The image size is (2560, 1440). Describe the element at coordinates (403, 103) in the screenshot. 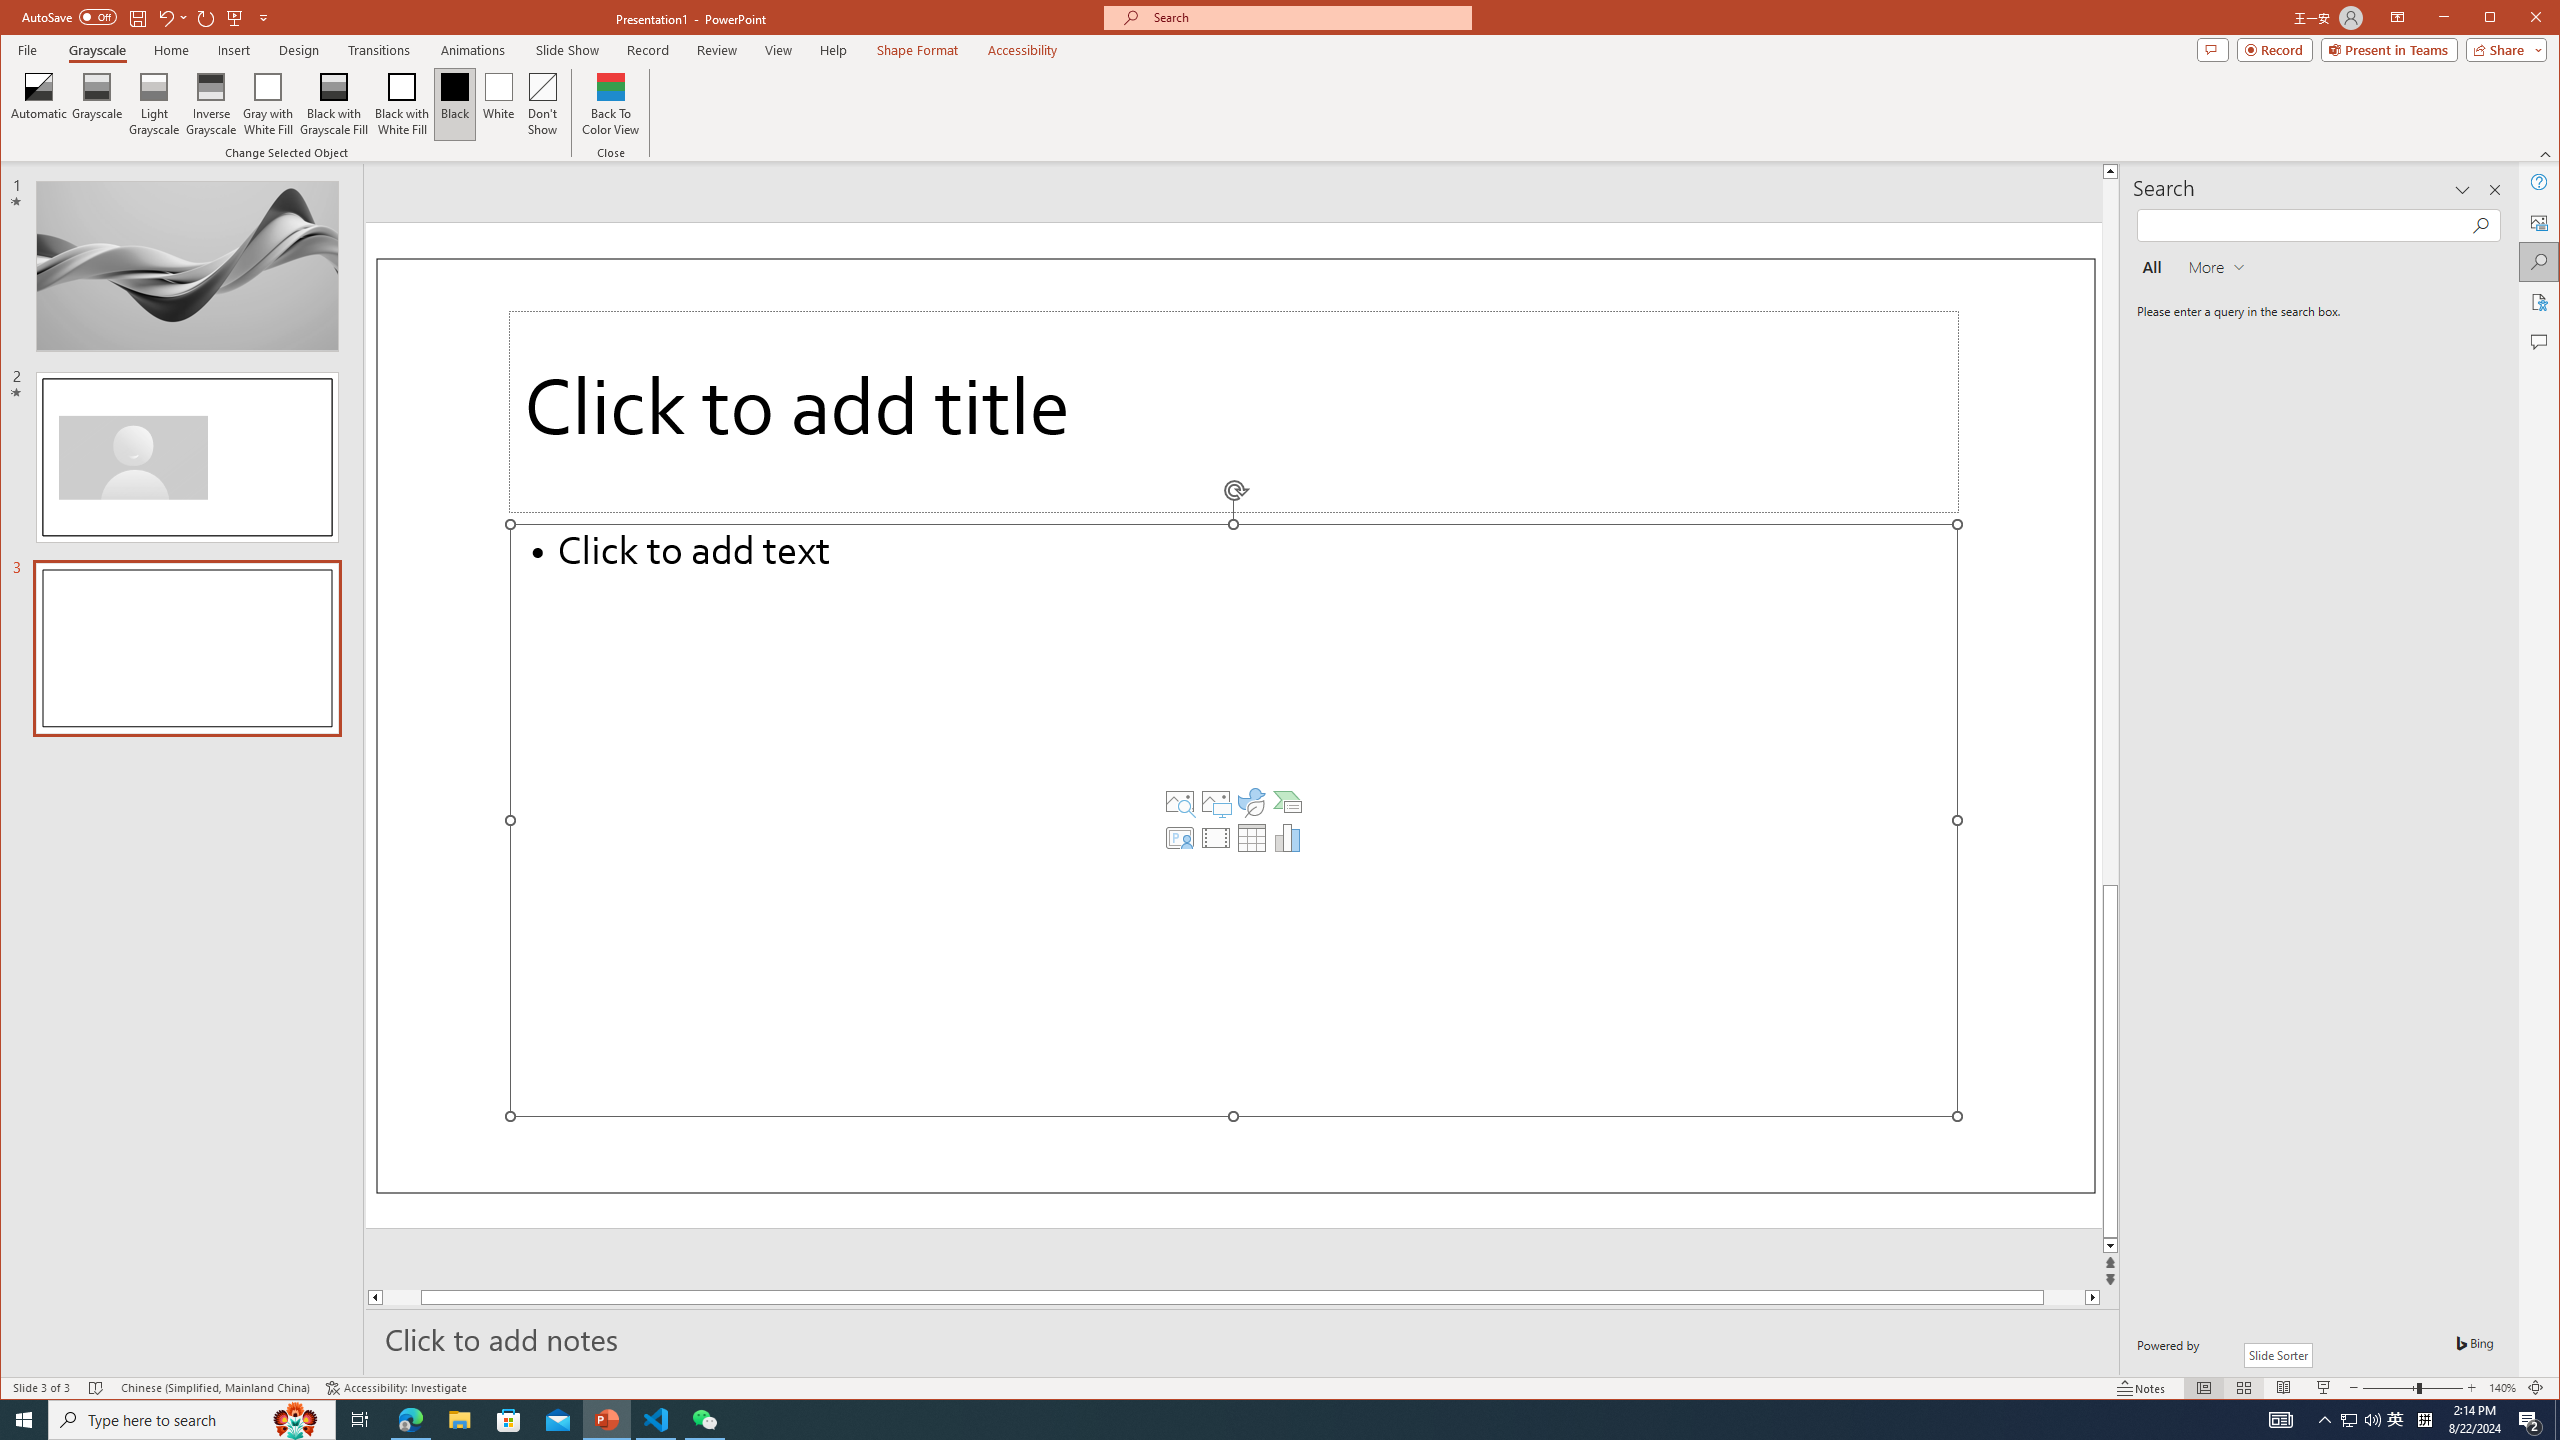

I see `'Black with White Fill'` at that location.